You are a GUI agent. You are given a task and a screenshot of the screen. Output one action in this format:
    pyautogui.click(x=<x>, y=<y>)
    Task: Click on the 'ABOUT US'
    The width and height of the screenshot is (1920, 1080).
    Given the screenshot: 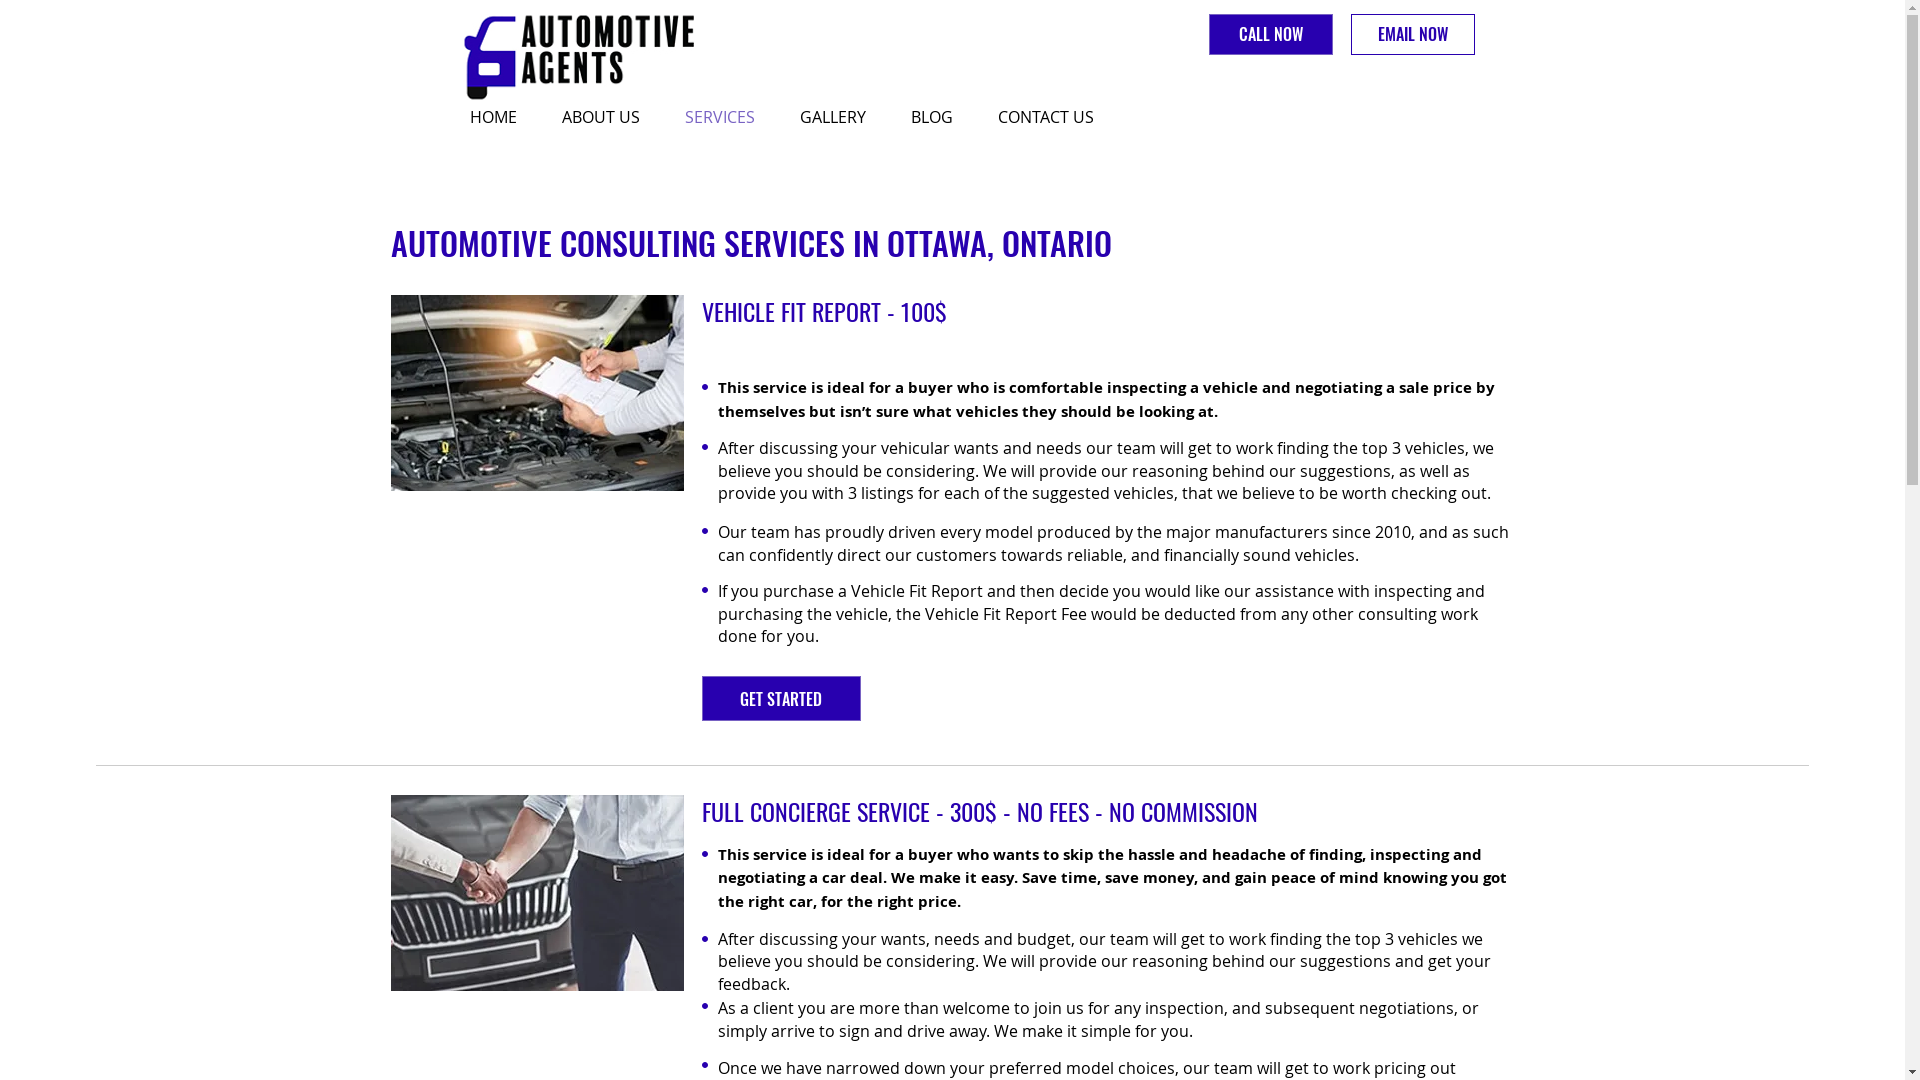 What is the action you would take?
    pyautogui.click(x=606, y=116)
    